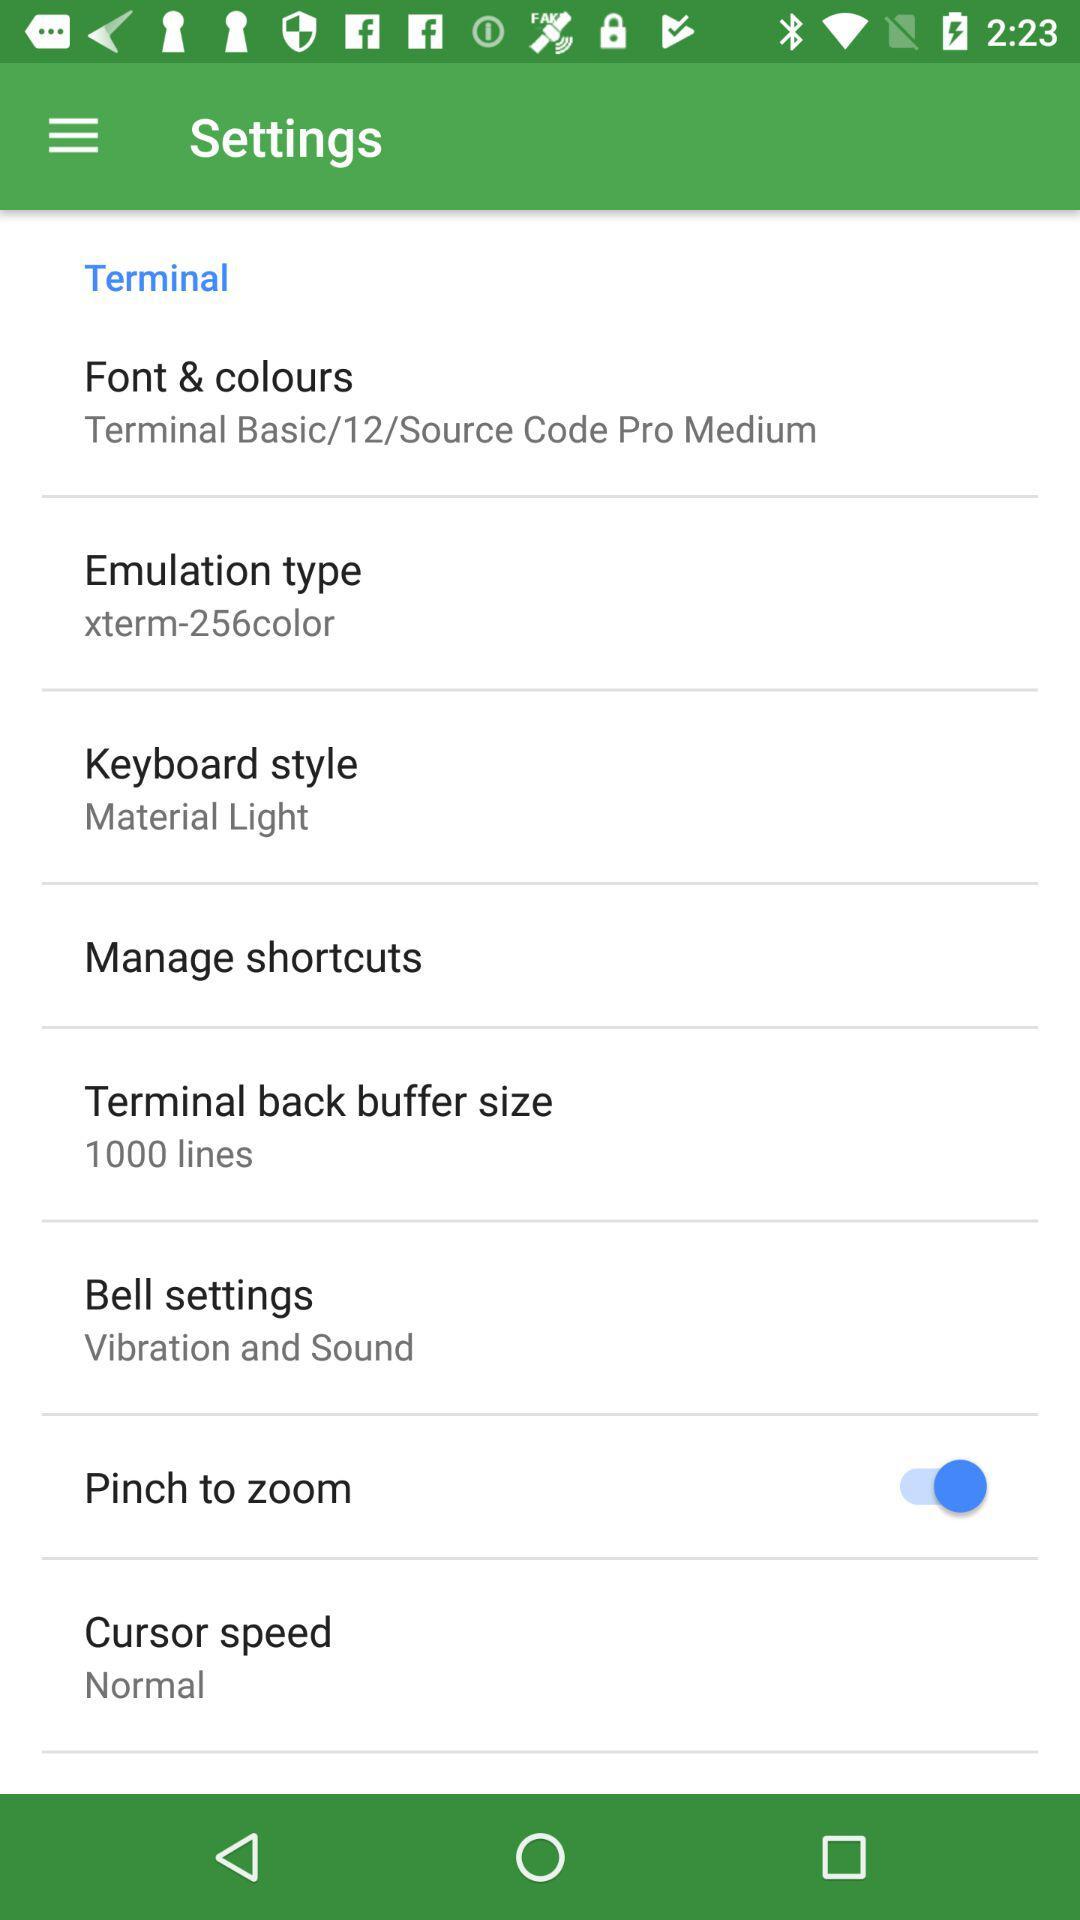 This screenshot has width=1080, height=1920. I want to click on item below the pinch to zoom icon, so click(208, 1630).